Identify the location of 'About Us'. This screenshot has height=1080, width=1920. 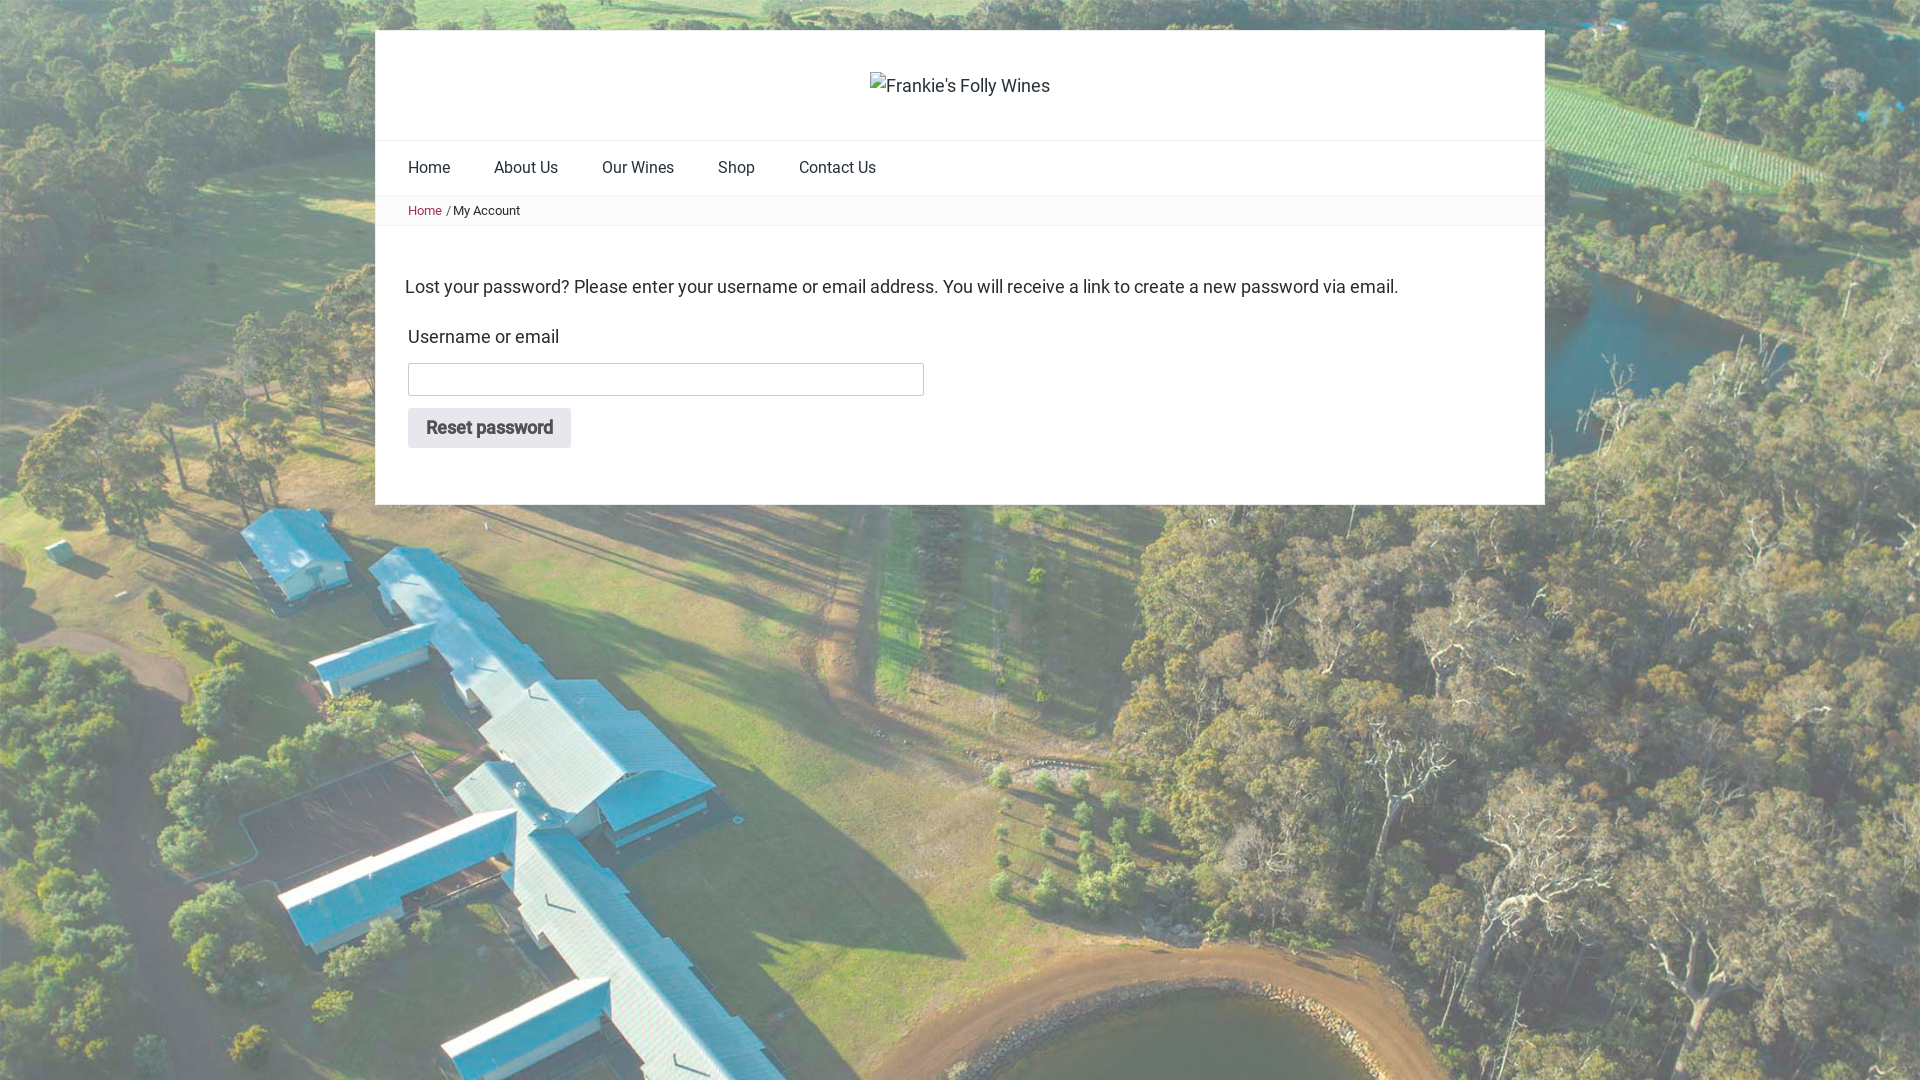
(473, 167).